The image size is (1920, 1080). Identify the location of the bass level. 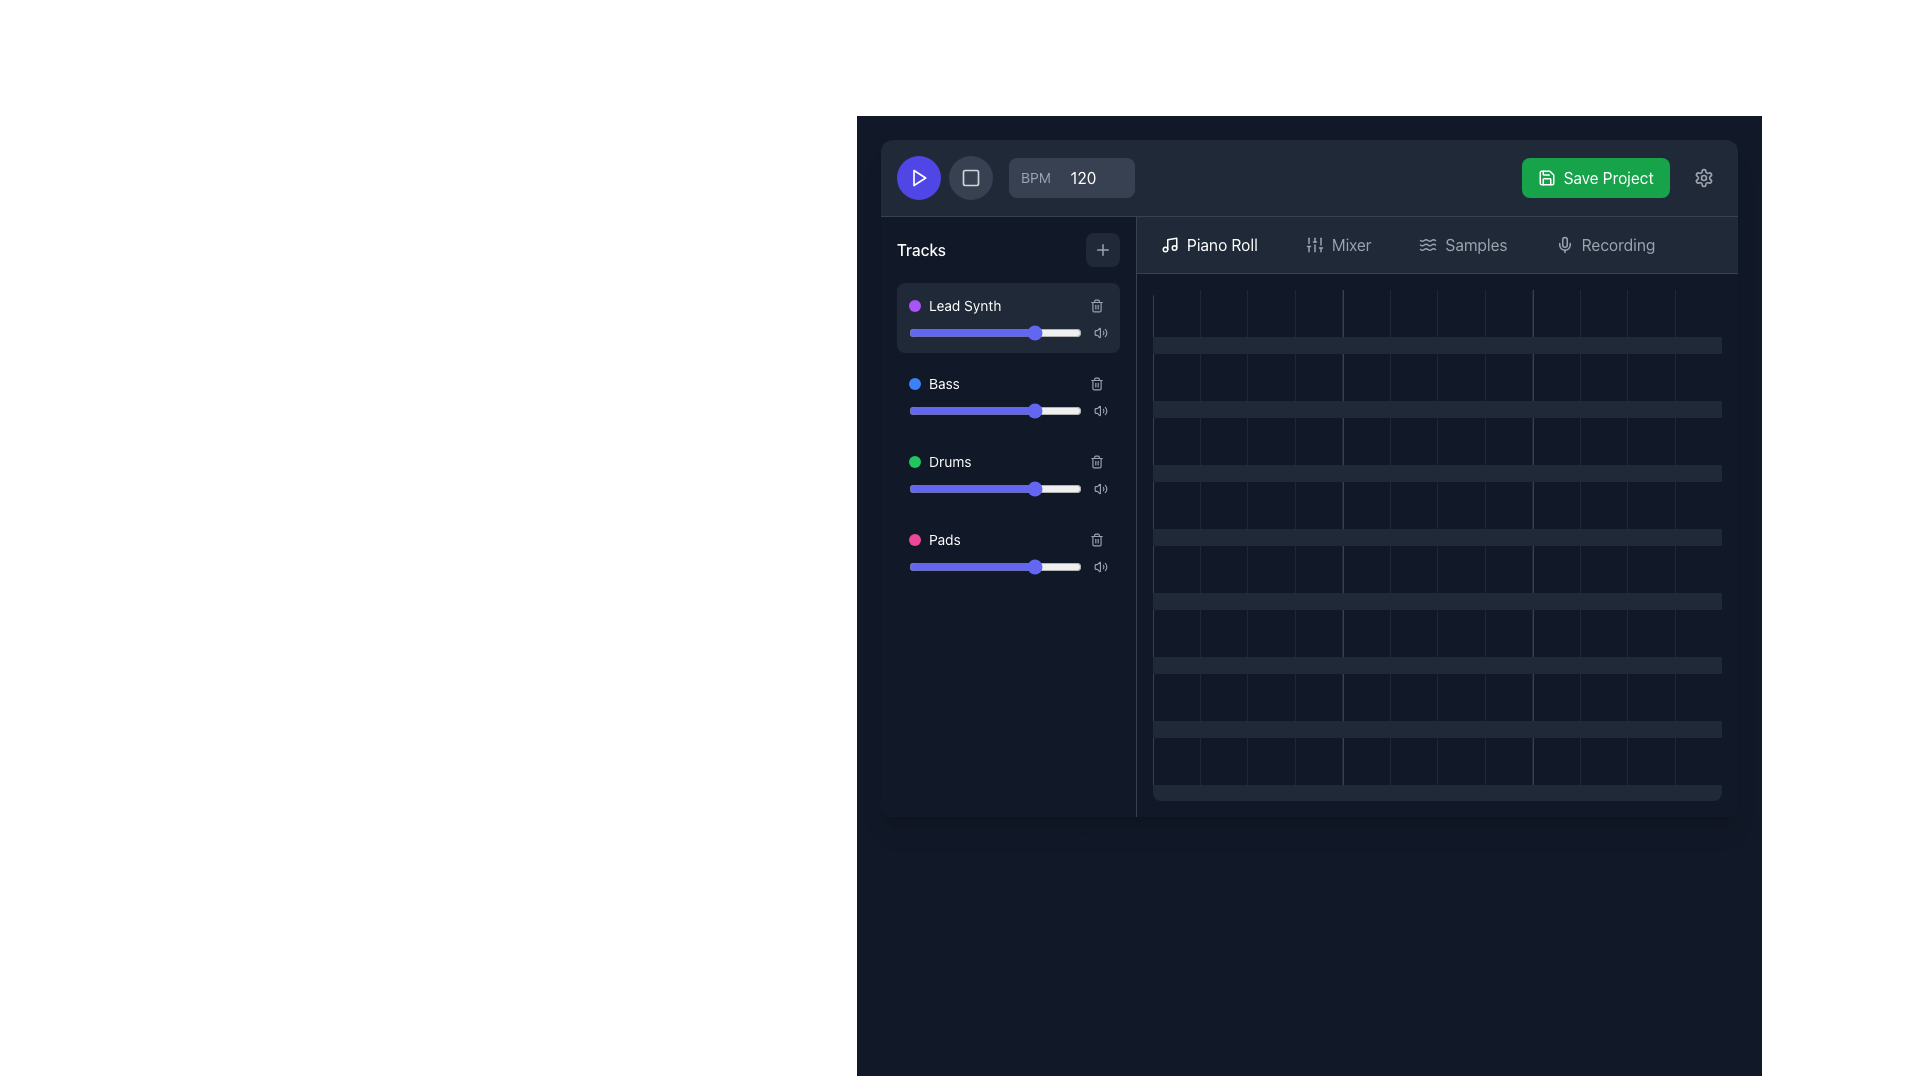
(1077, 410).